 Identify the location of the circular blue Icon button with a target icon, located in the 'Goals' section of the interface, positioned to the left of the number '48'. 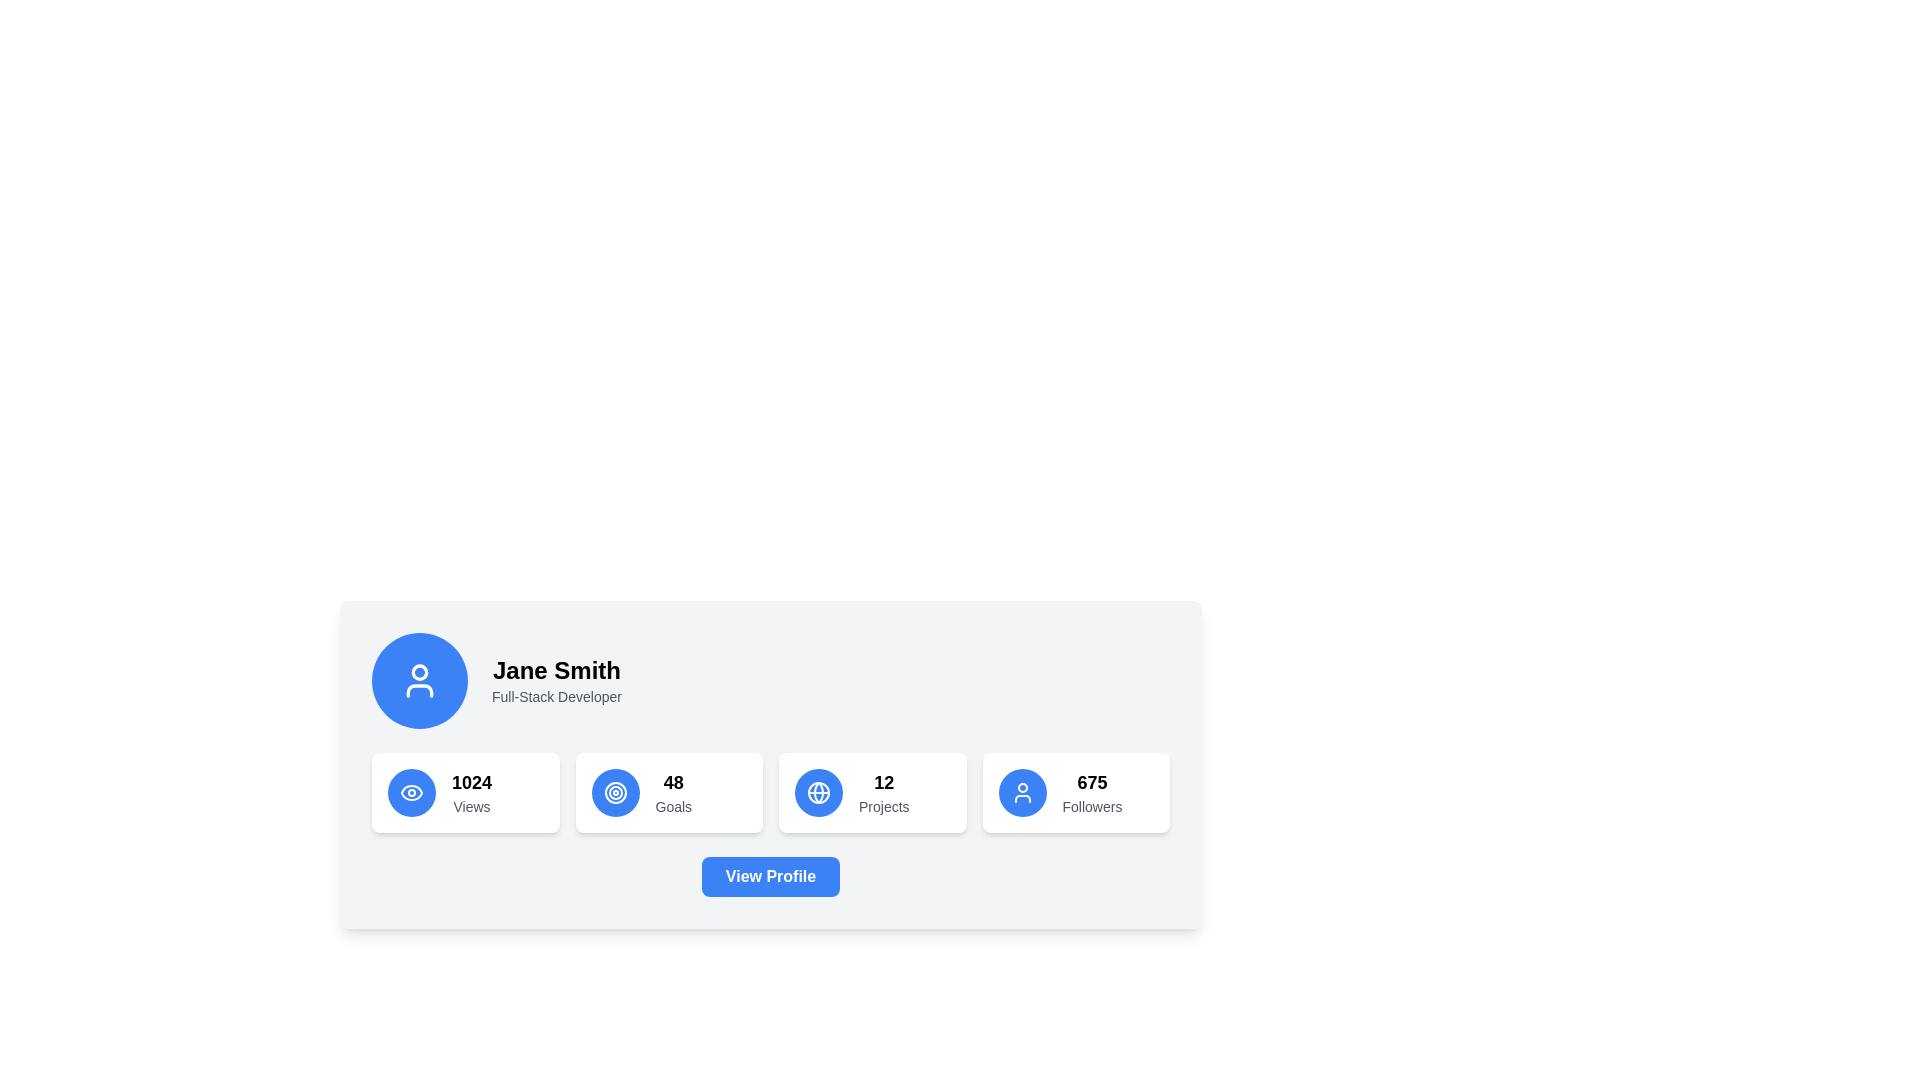
(614, 792).